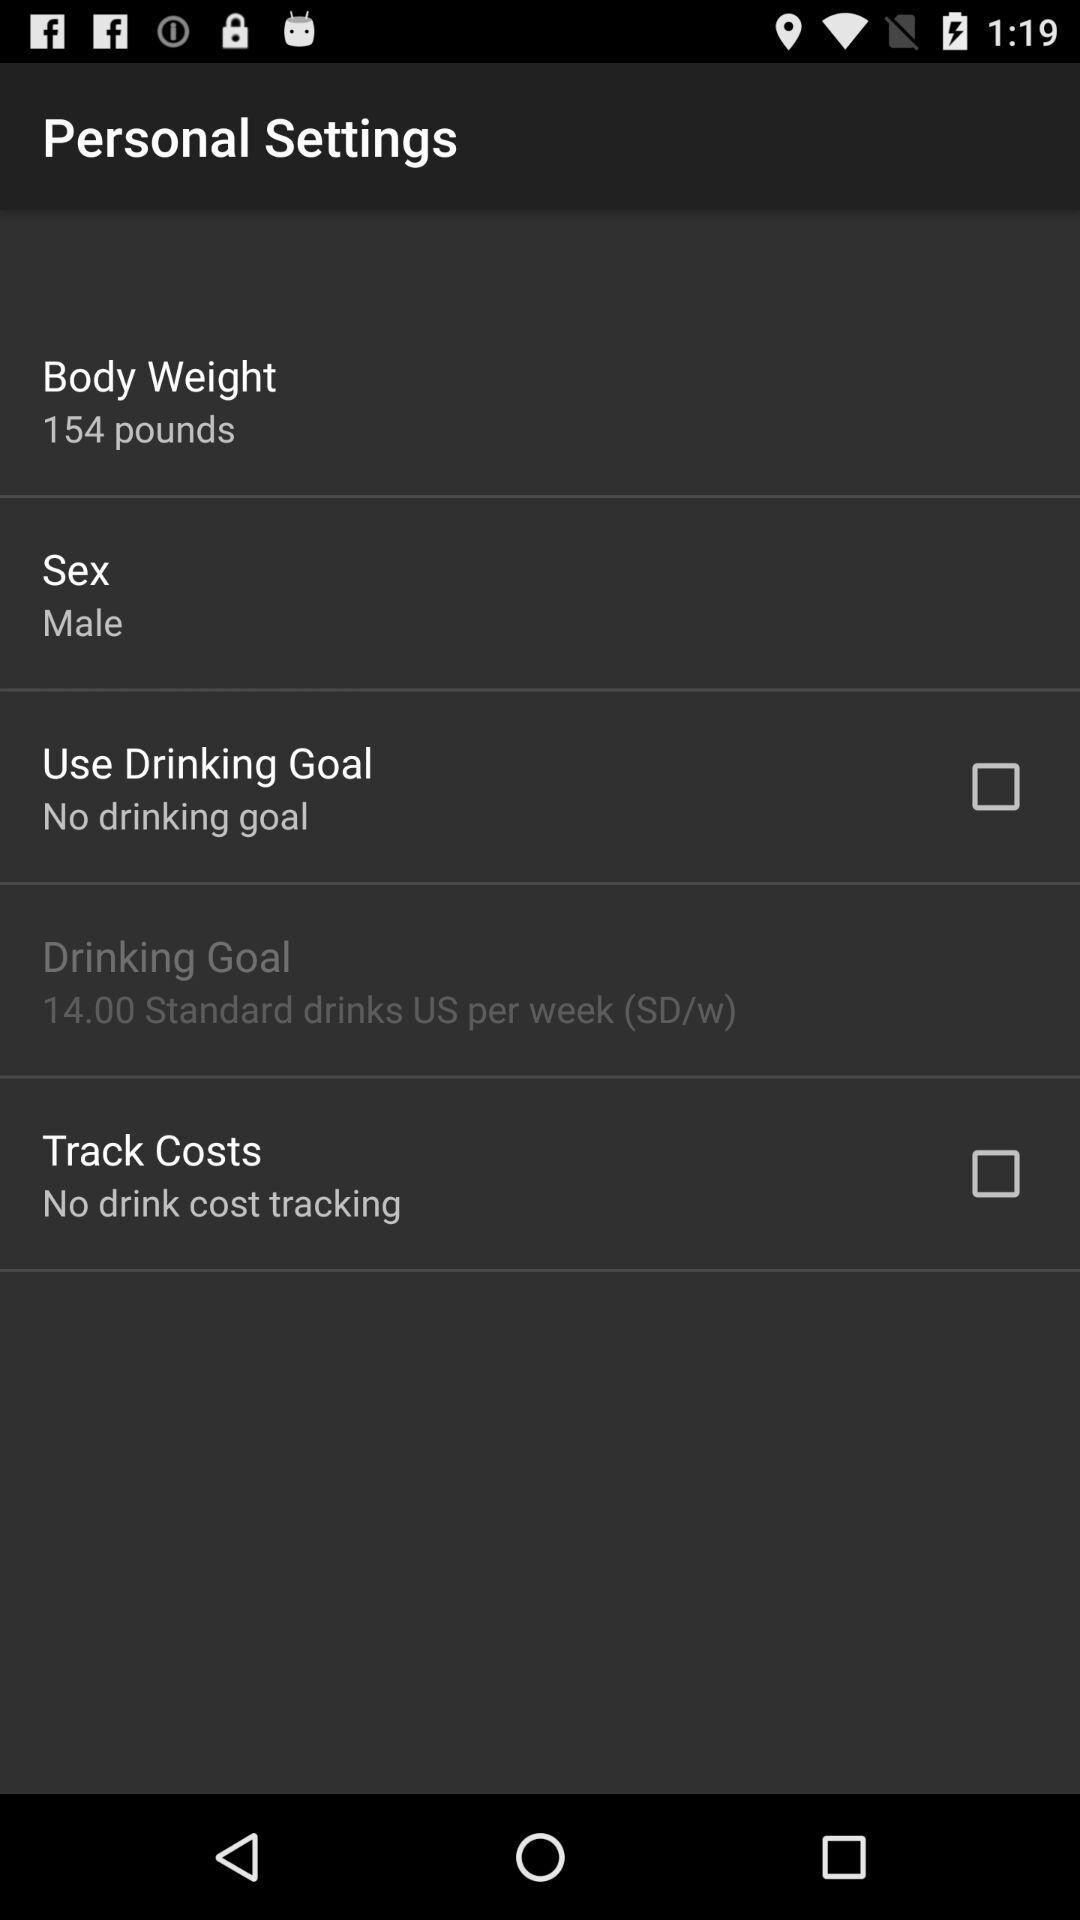 This screenshot has width=1080, height=1920. What do you see at coordinates (151, 1148) in the screenshot?
I see `app above no drink cost app` at bounding box center [151, 1148].